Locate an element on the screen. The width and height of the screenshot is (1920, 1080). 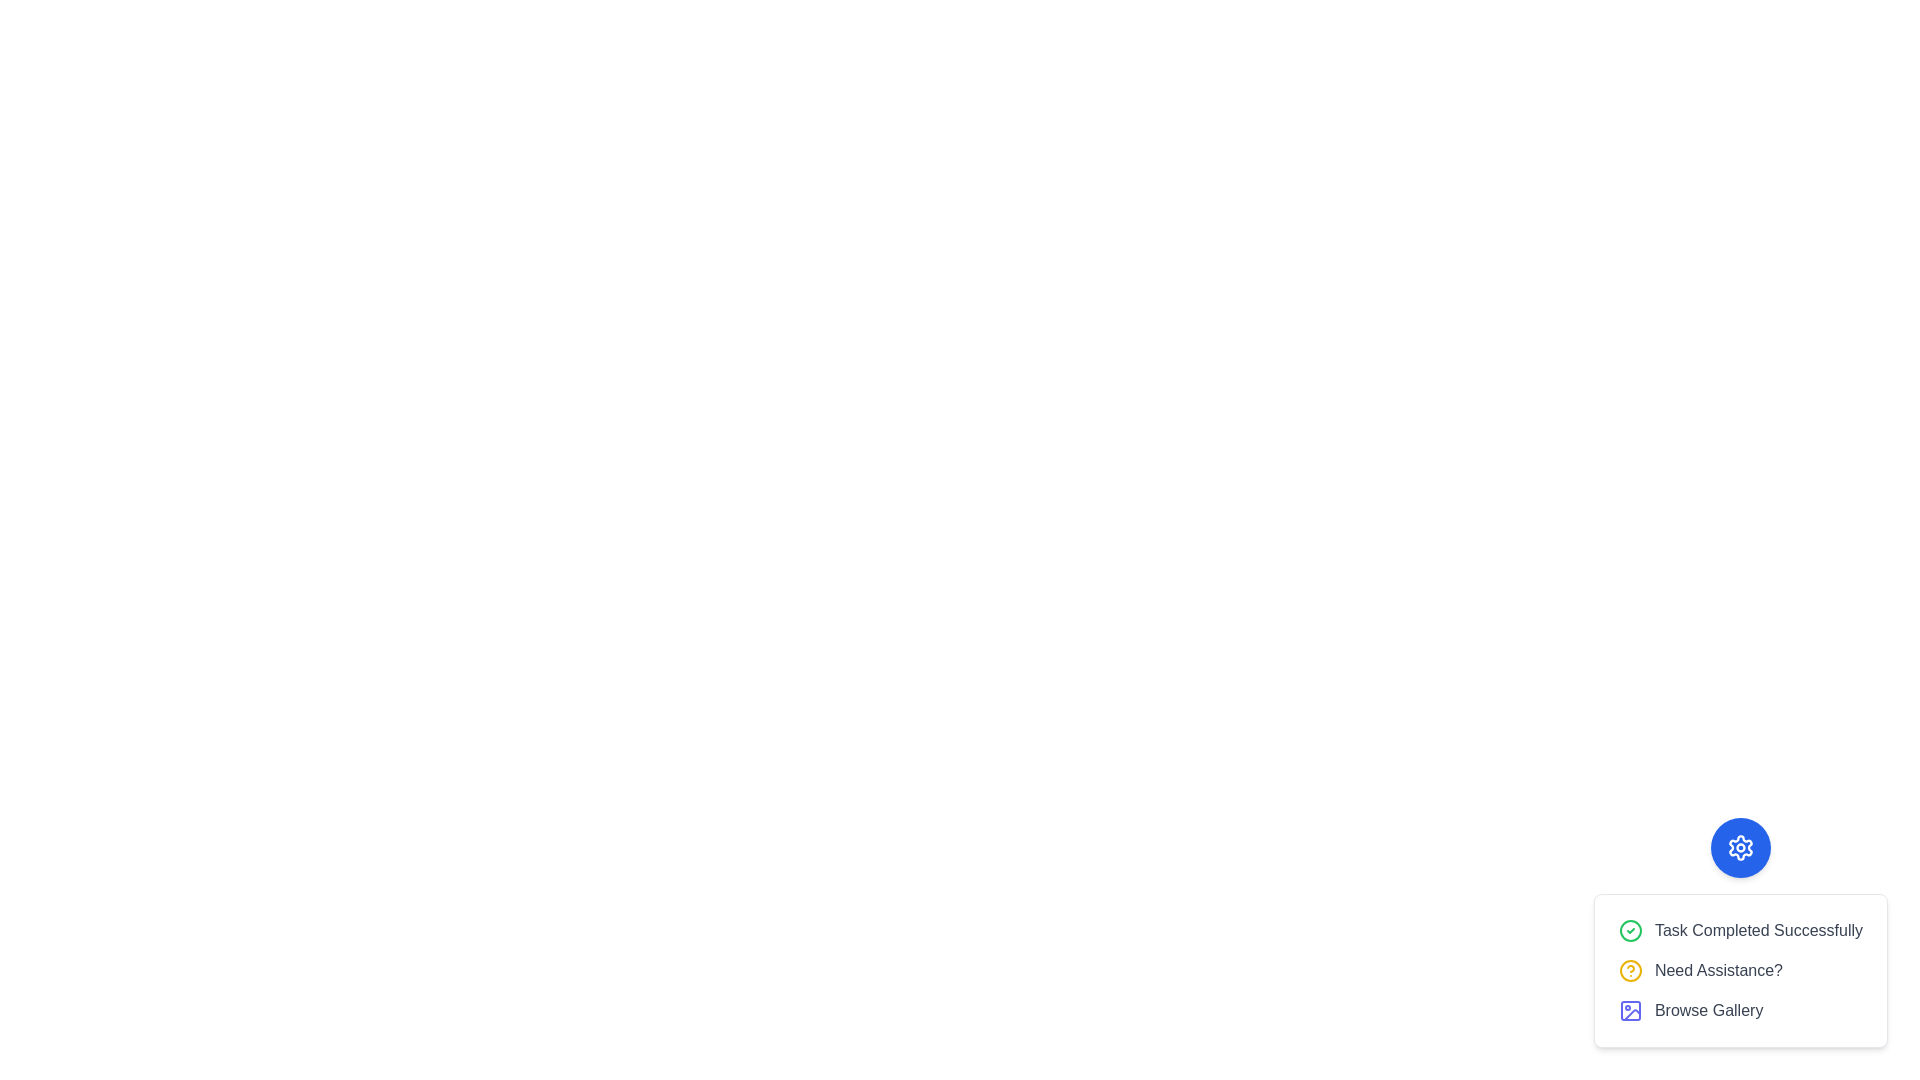
the settings icon, which is visually enclosed within a blue circular background at the bottom right corner of the interface is located at coordinates (1739, 848).